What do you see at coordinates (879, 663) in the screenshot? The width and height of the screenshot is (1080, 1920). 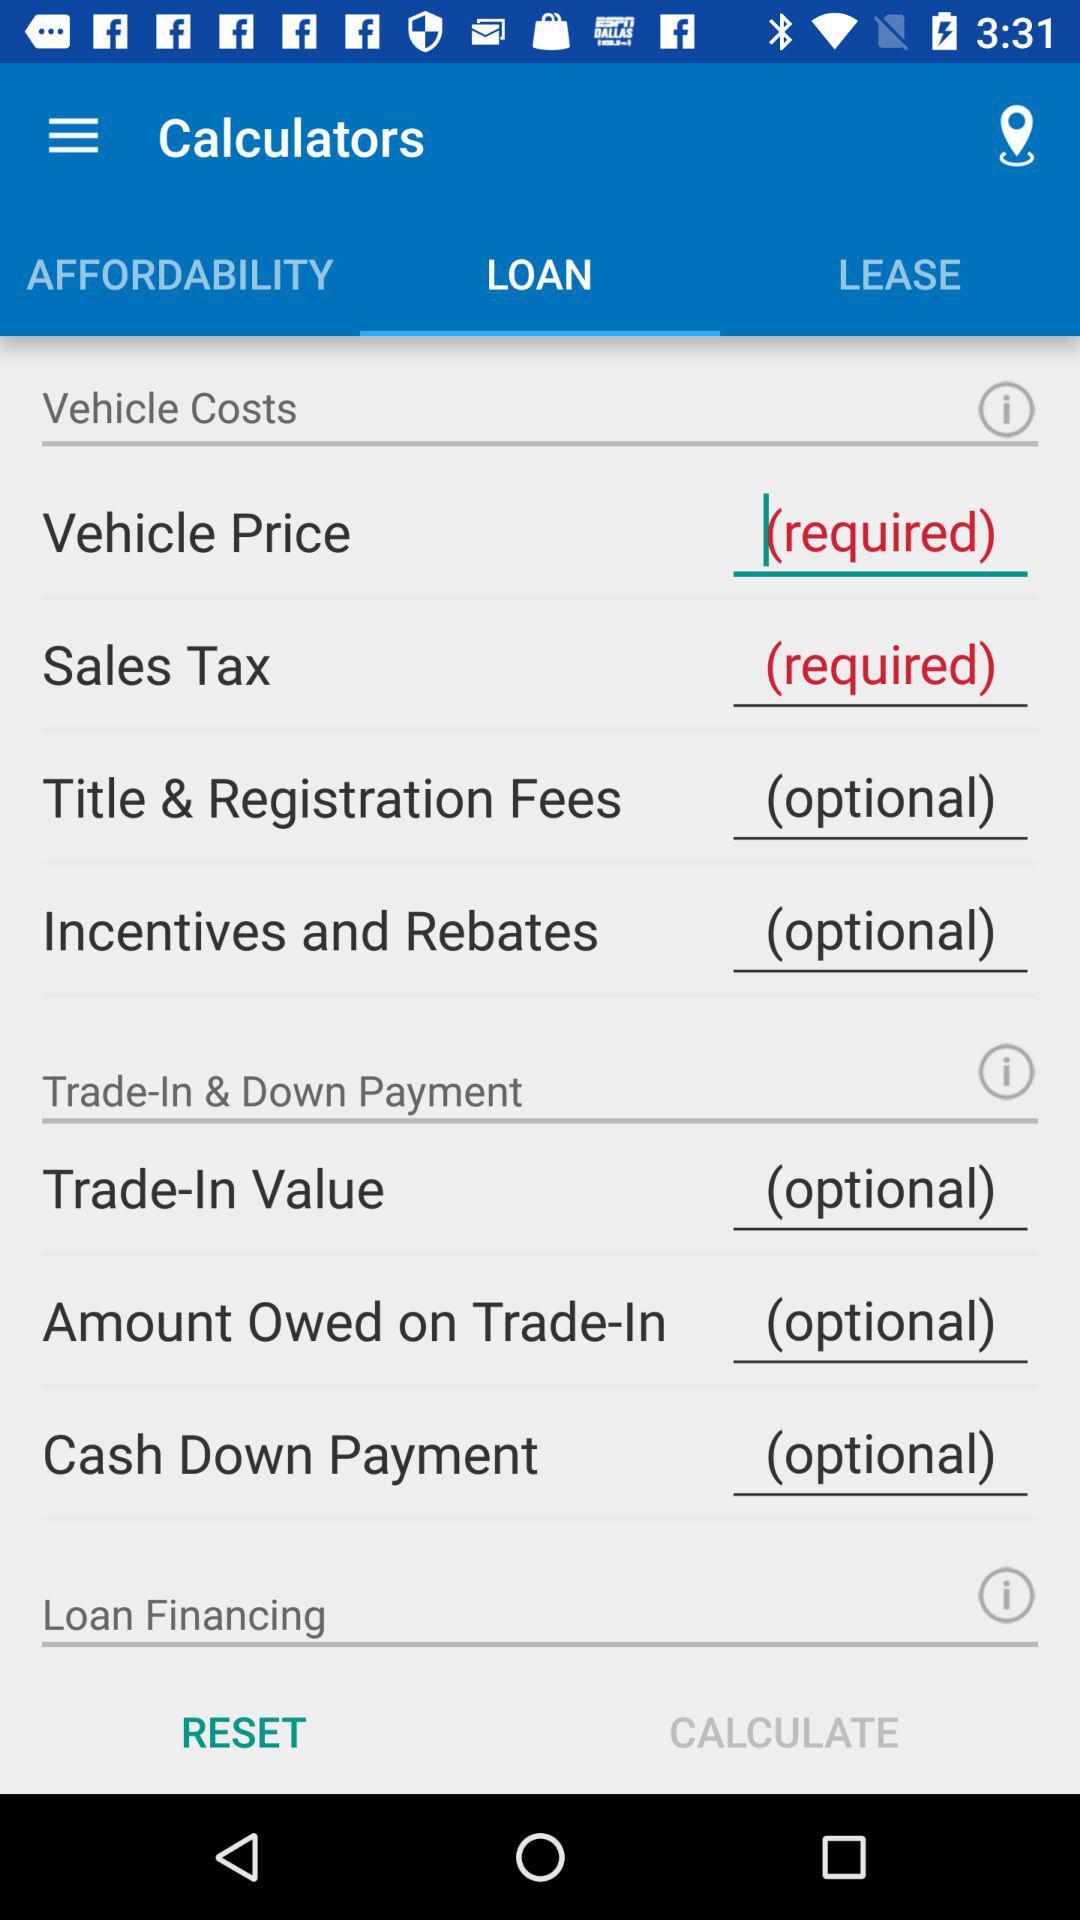 I see `input sales tax` at bounding box center [879, 663].